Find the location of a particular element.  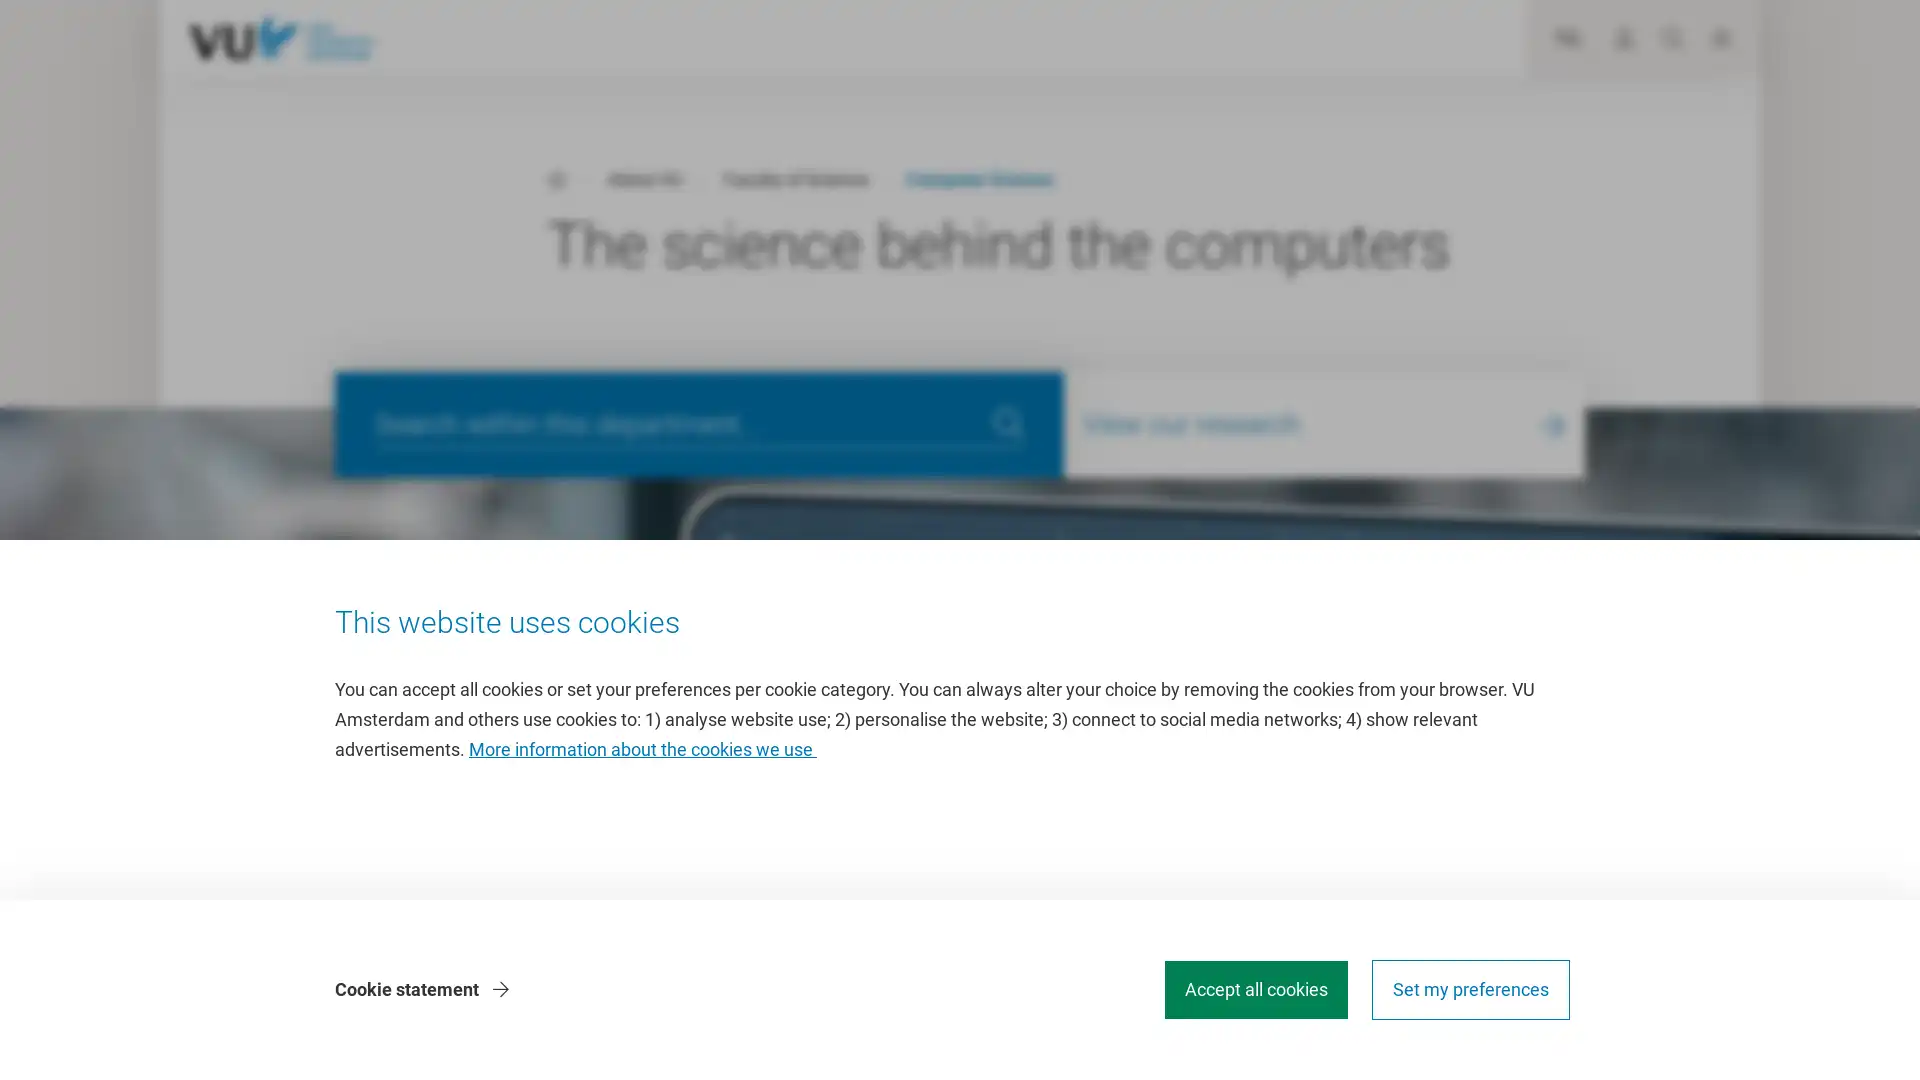

search is located at coordinates (1008, 423).